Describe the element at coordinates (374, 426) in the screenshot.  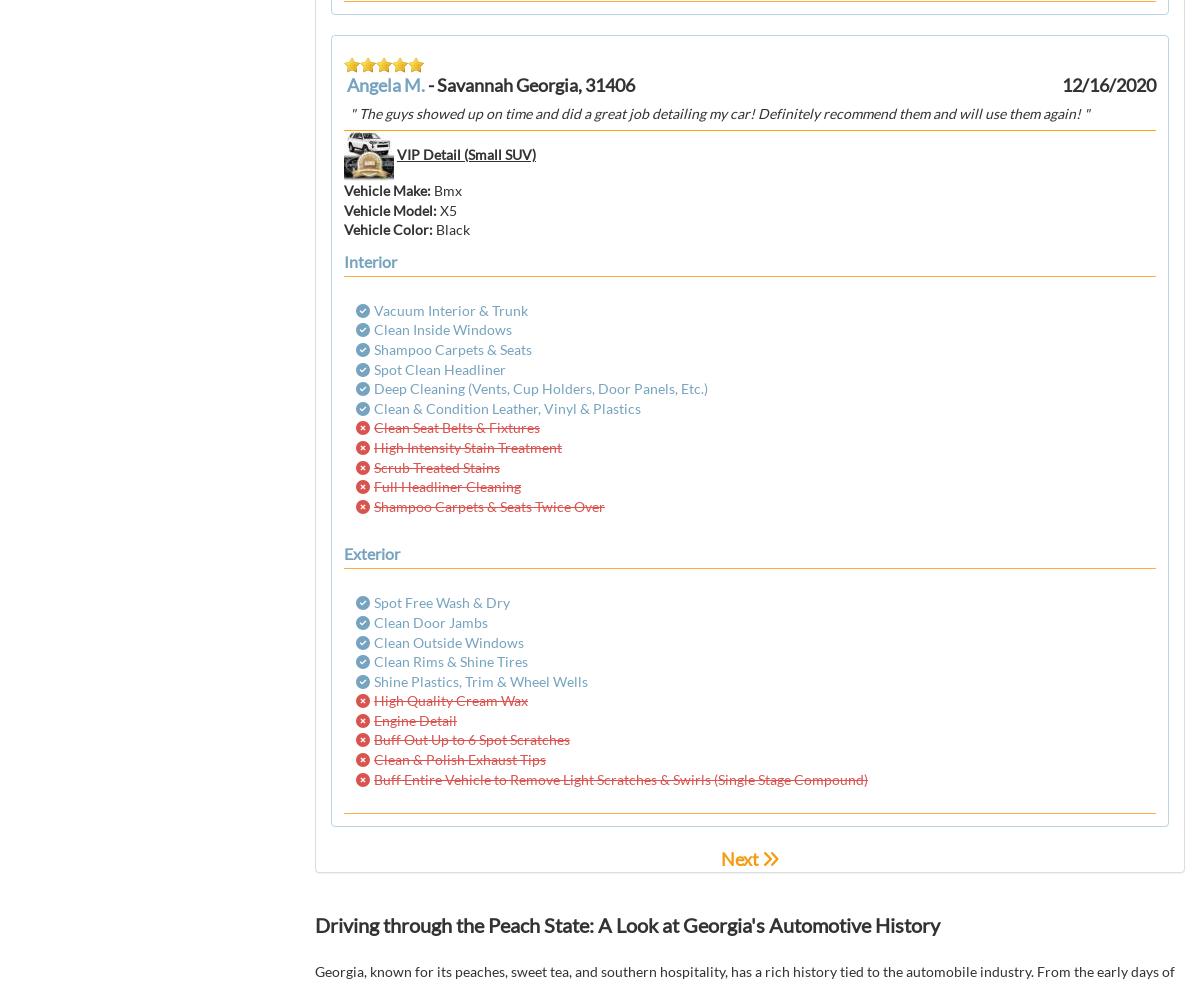
I see `'Clean Seat Belts & Fixtures'` at that location.